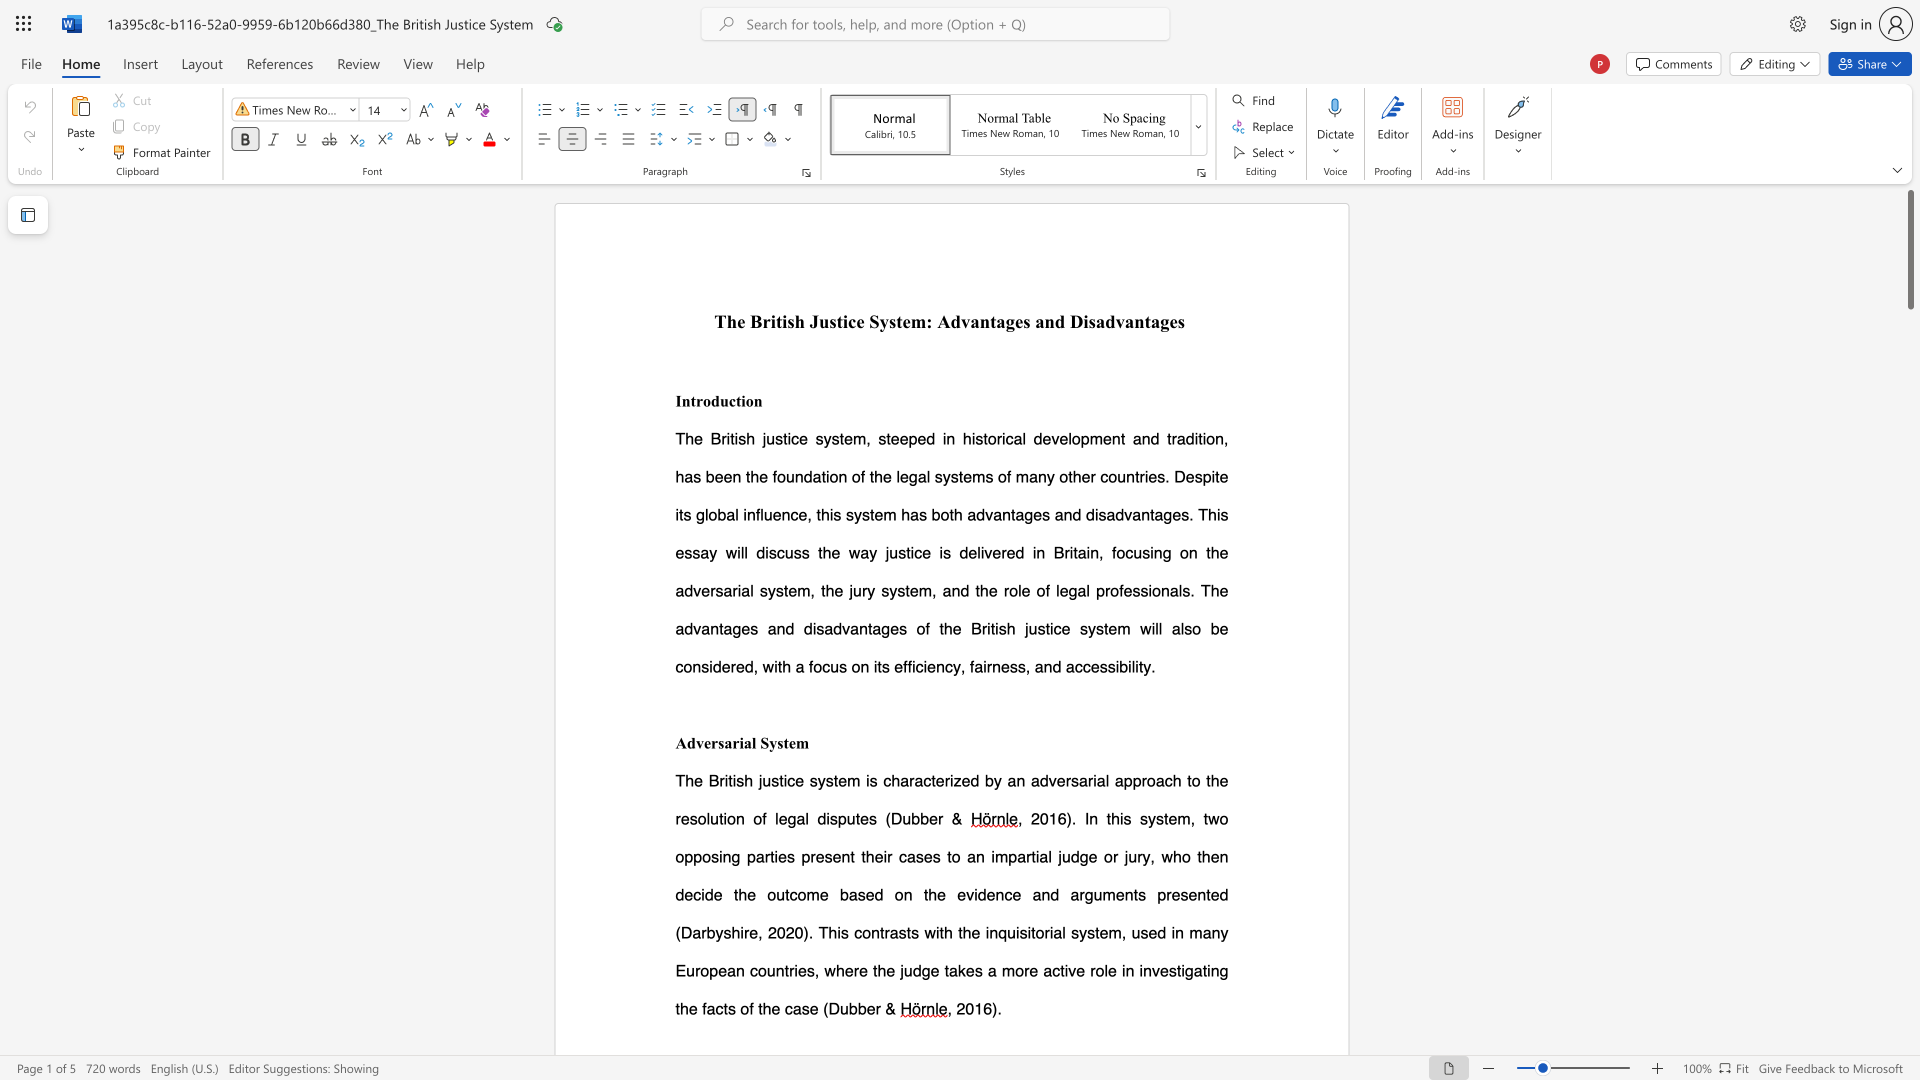 The image size is (1920, 1080). What do you see at coordinates (1104, 779) in the screenshot?
I see `the subset text "l approach to the resolution" within the text "The British justice system is characterized by an adversarial approach to the resolution of legal disputes"` at bounding box center [1104, 779].